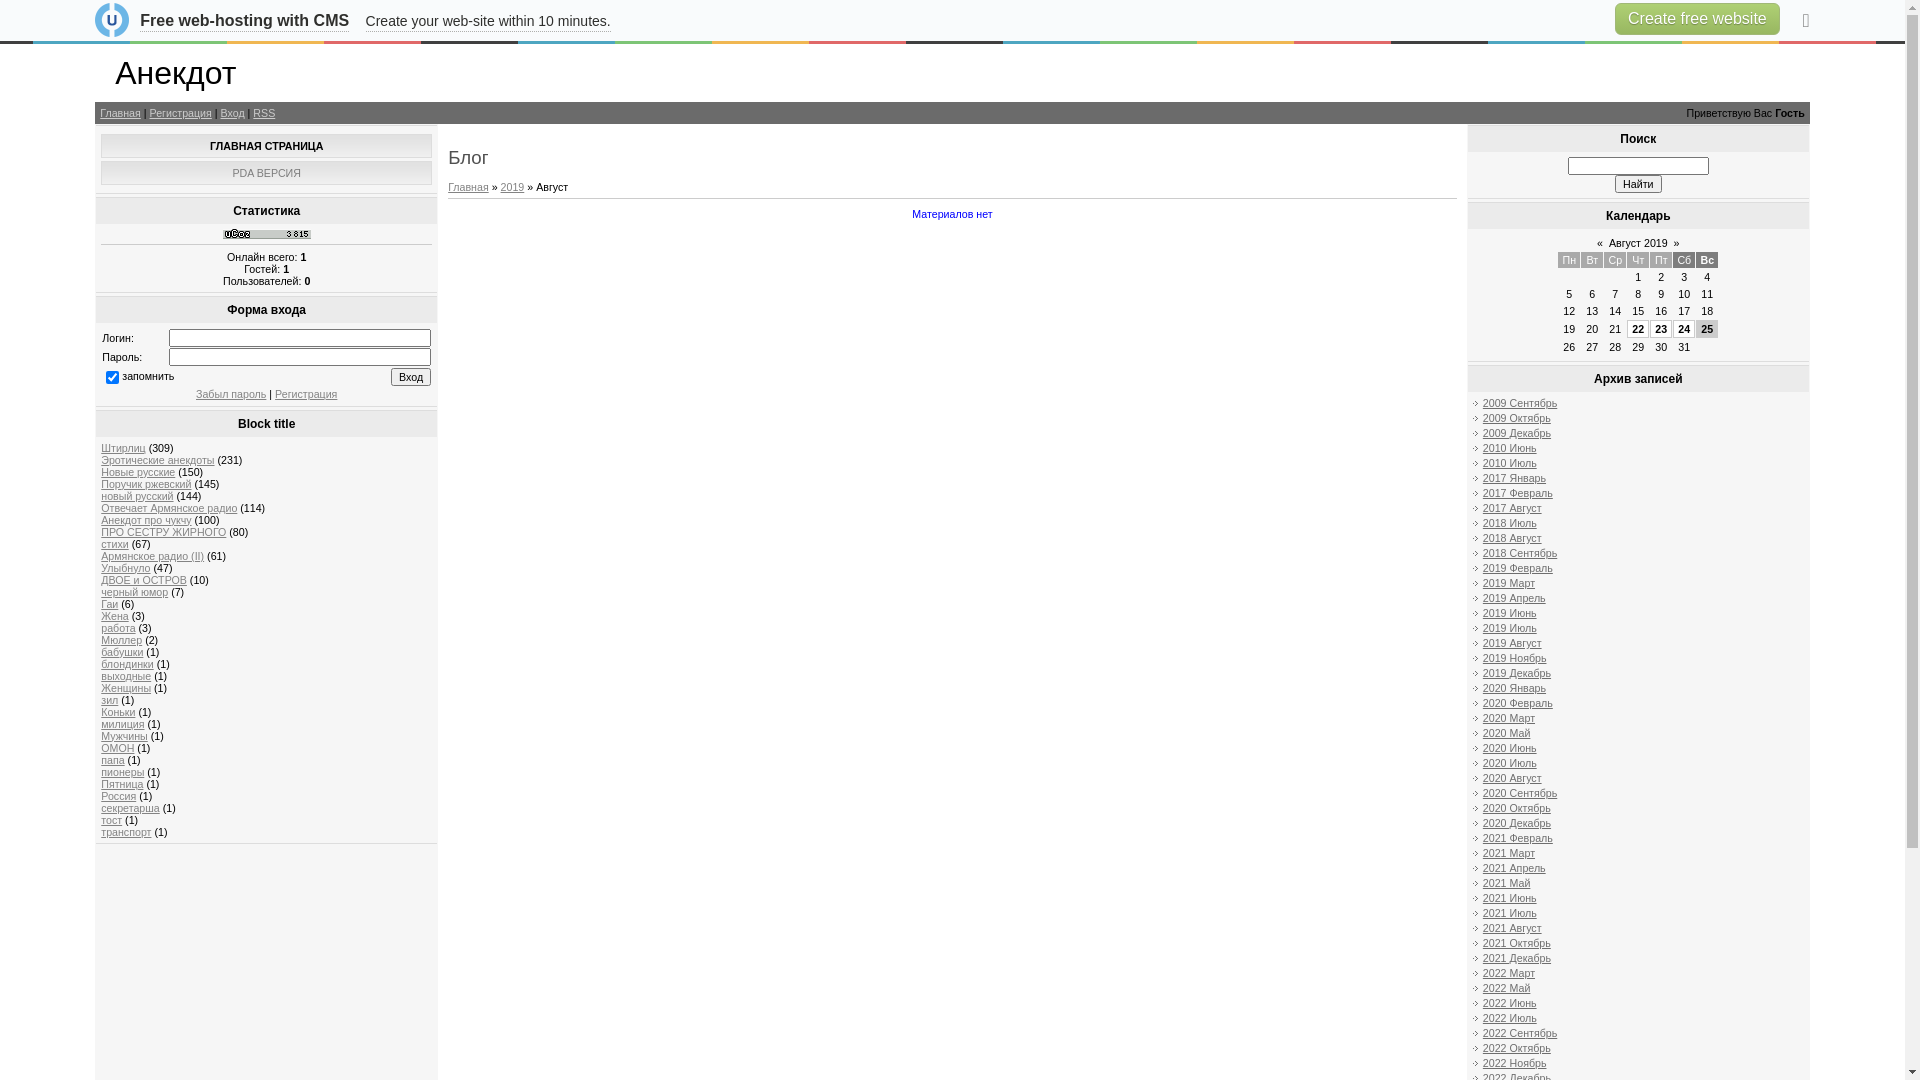 This screenshot has width=1920, height=1080. What do you see at coordinates (266, 234) in the screenshot?
I see `'uCoz Counter'` at bounding box center [266, 234].